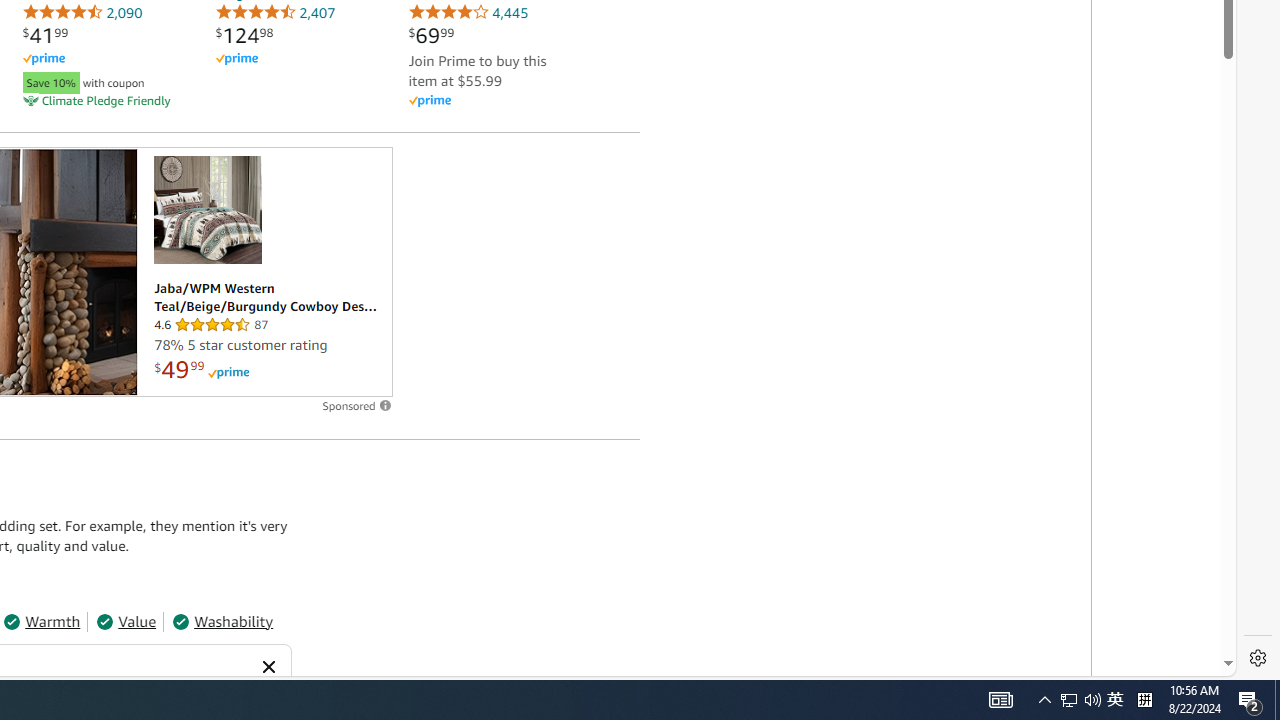 Image resolution: width=1280 pixels, height=720 pixels. What do you see at coordinates (41, 620) in the screenshot?
I see `'Warmth'` at bounding box center [41, 620].